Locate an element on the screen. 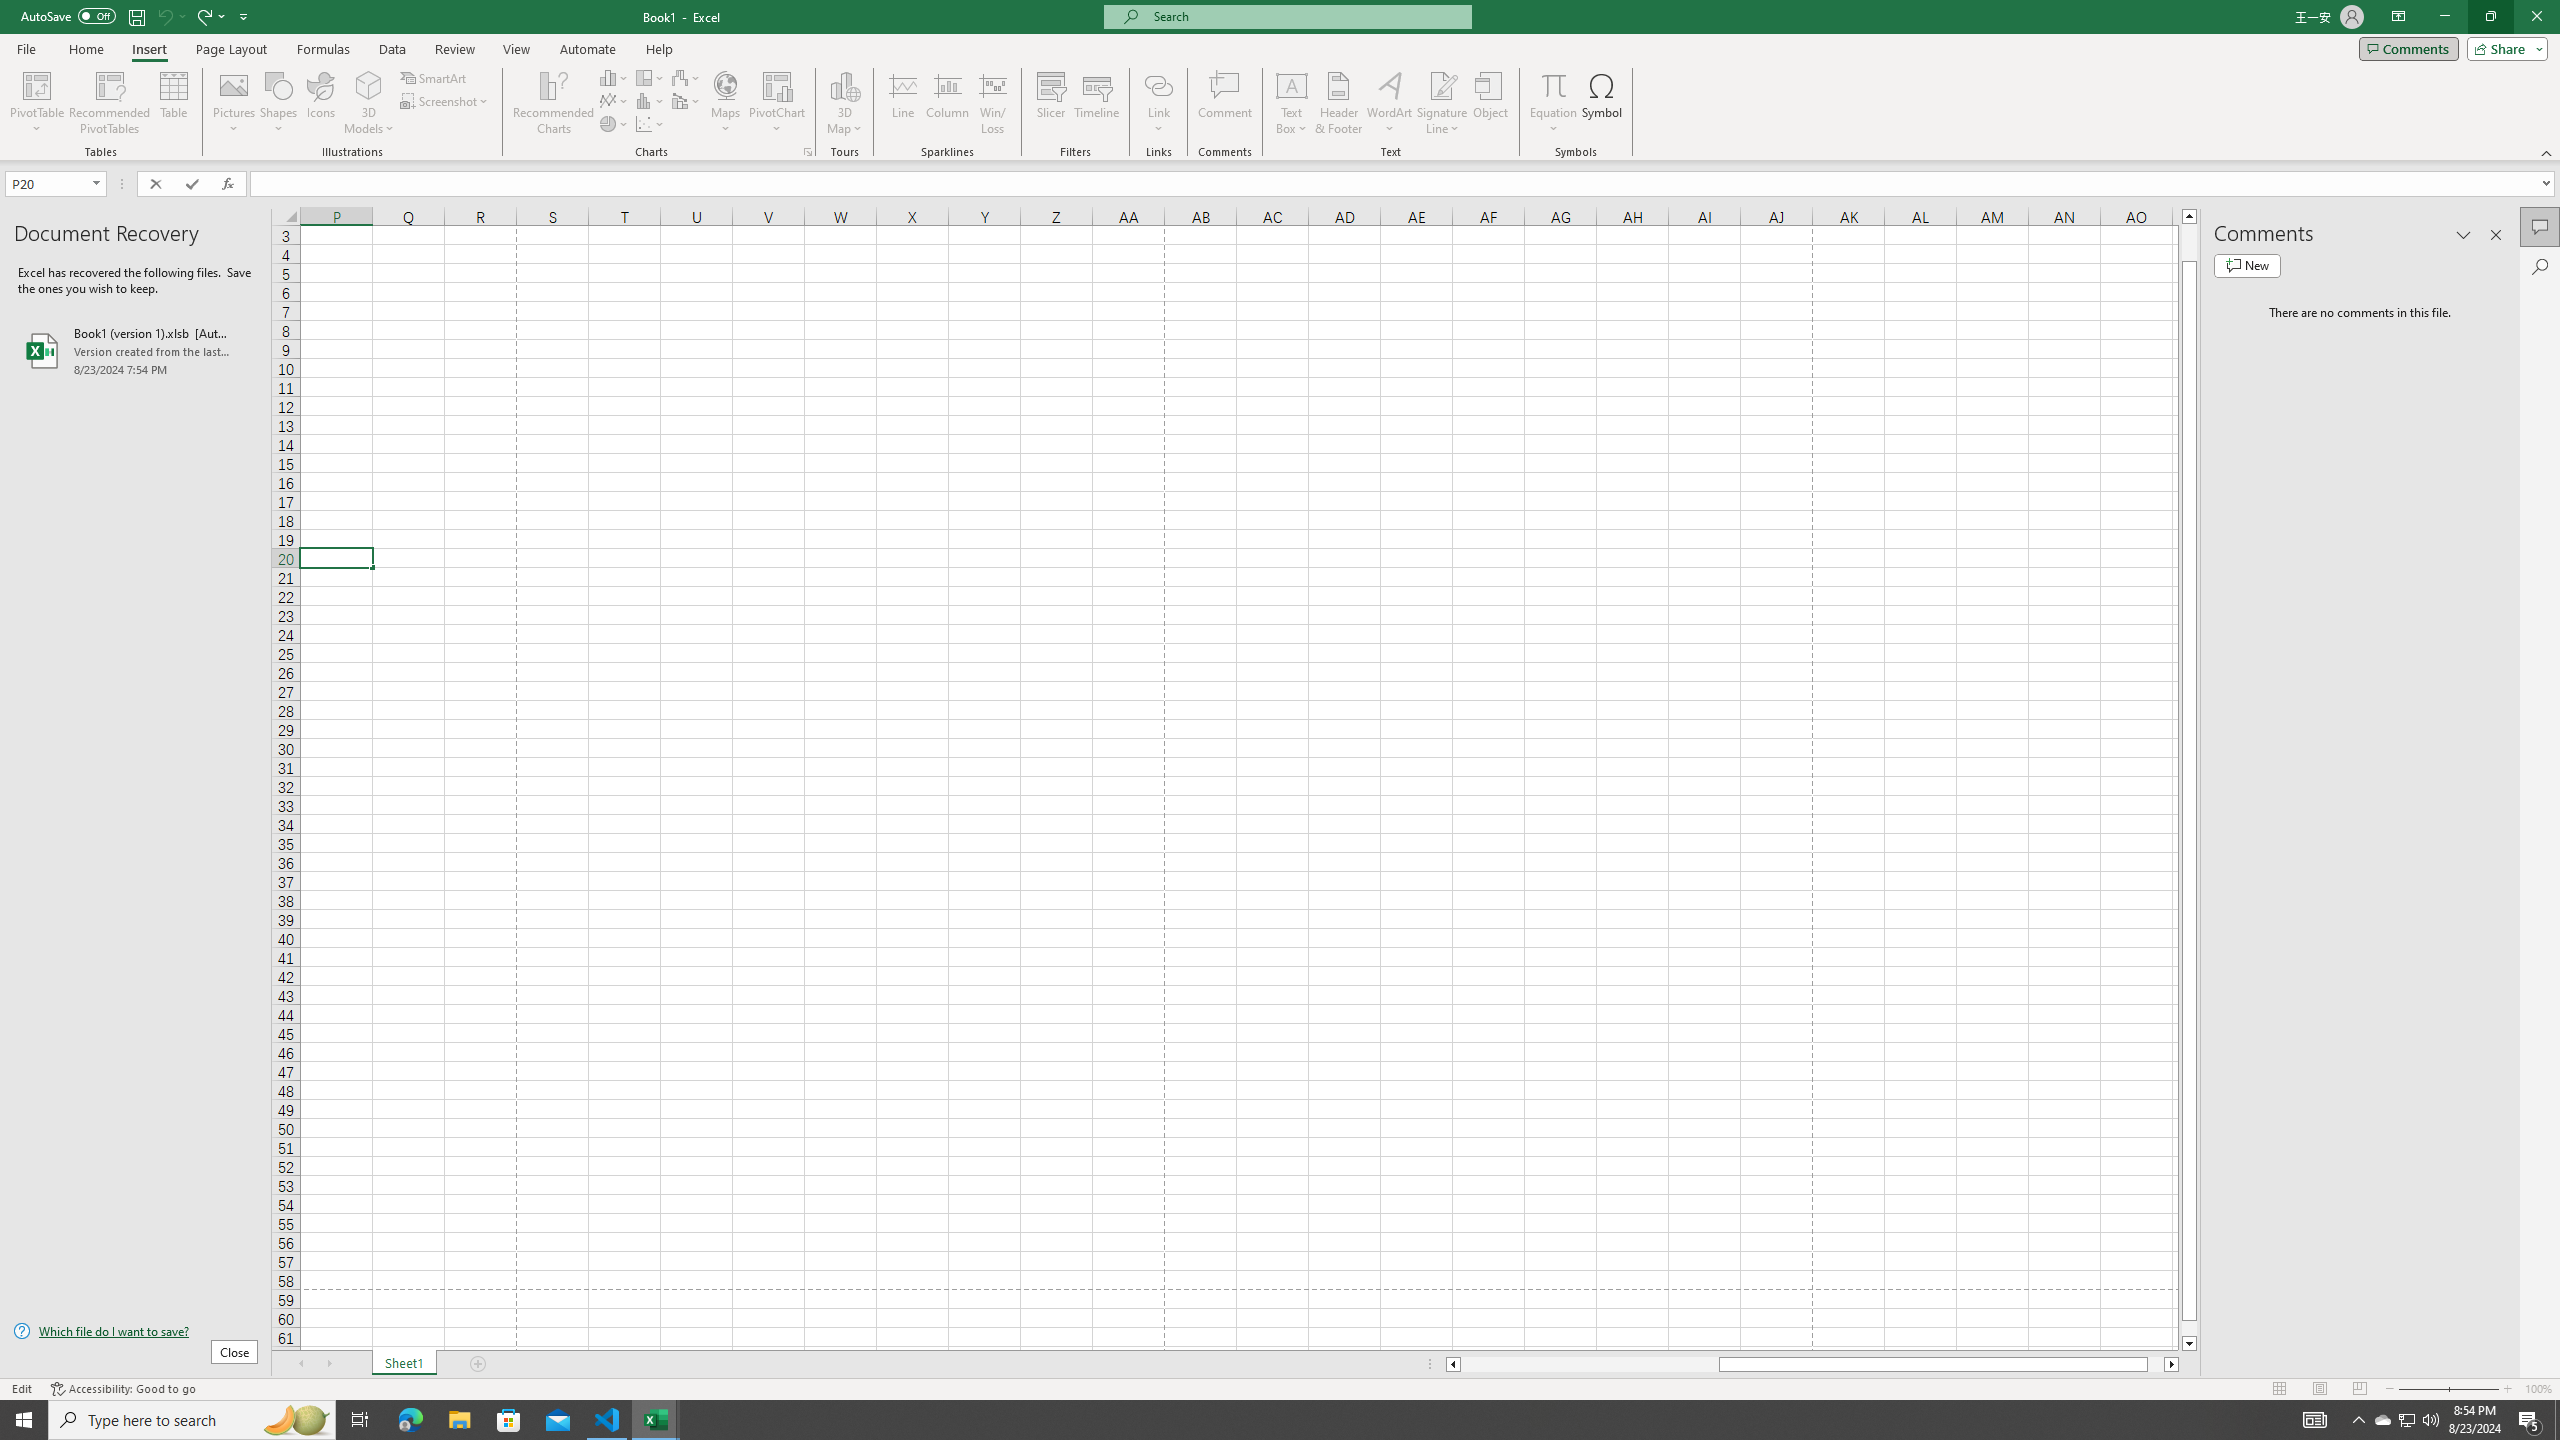  'Table' is located at coordinates (174, 103).